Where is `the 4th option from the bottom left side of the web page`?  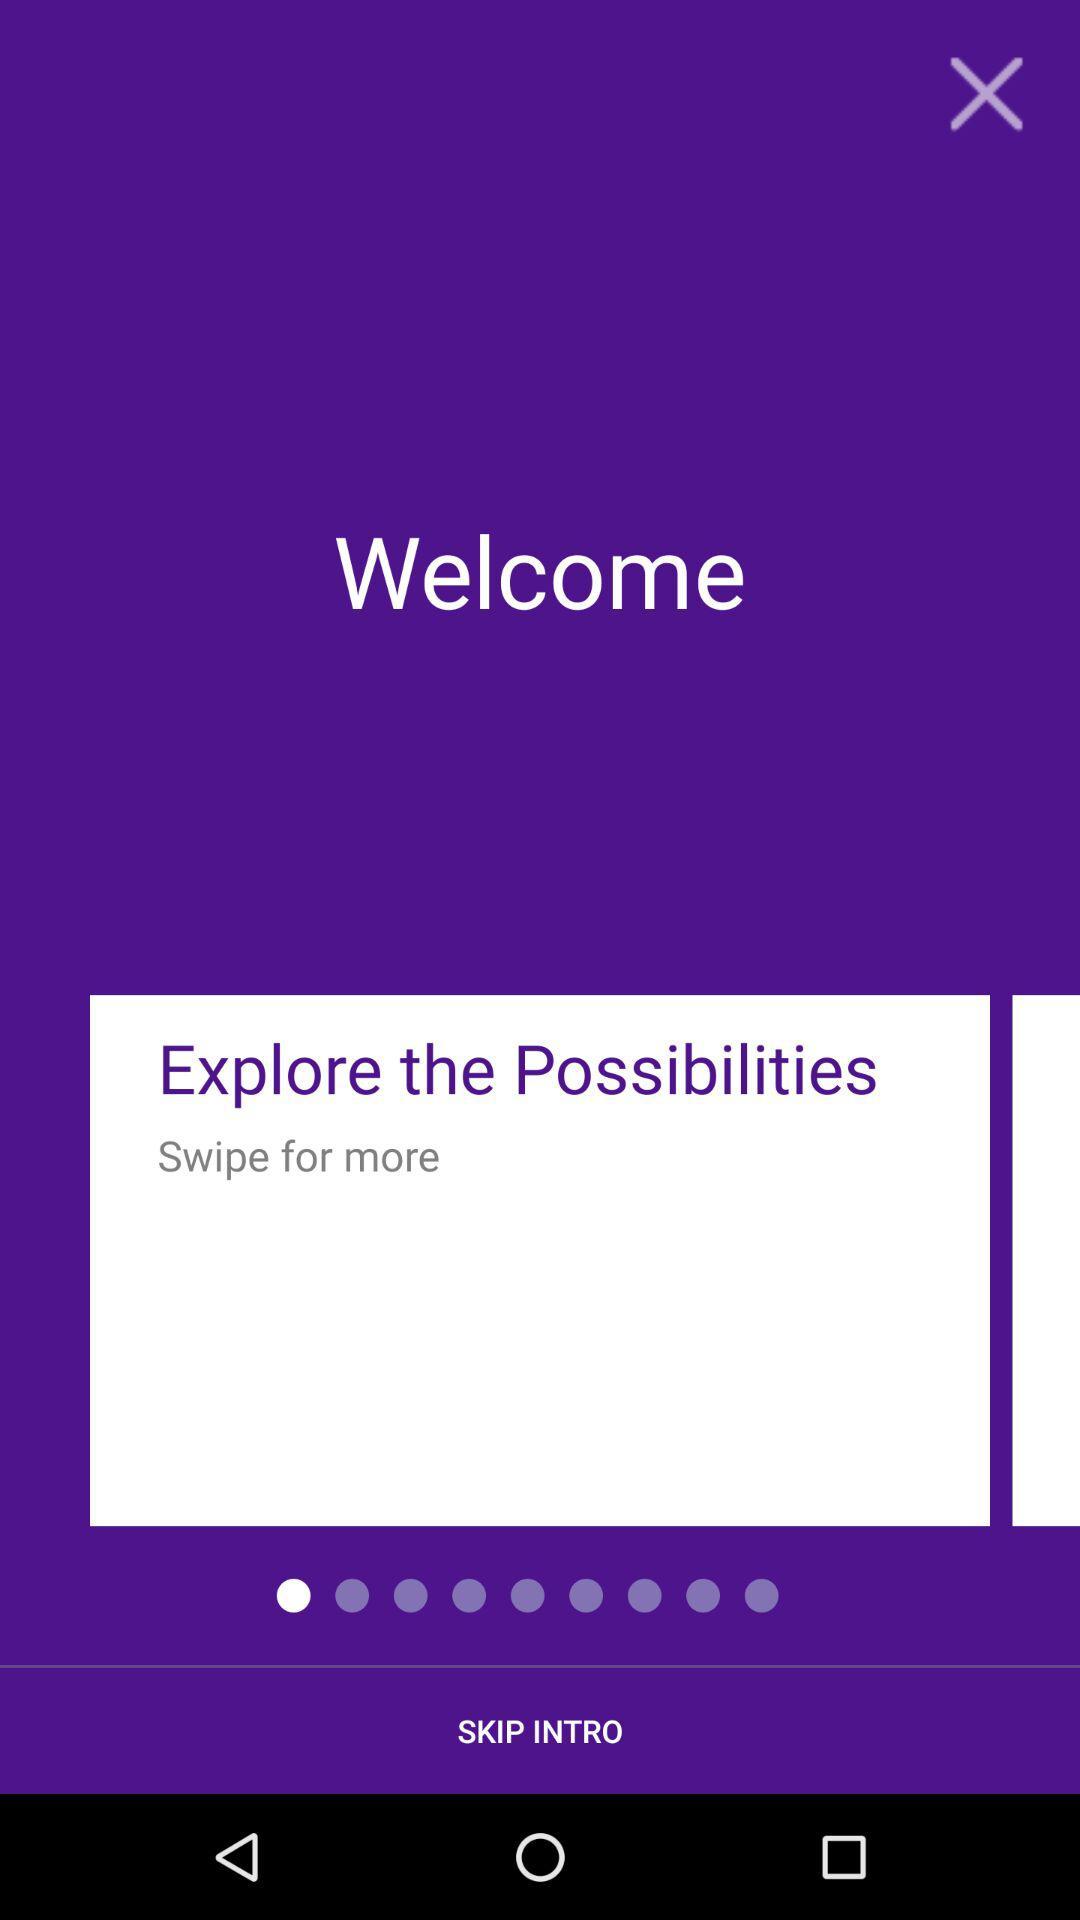
the 4th option from the bottom left side of the web page is located at coordinates (469, 1595).